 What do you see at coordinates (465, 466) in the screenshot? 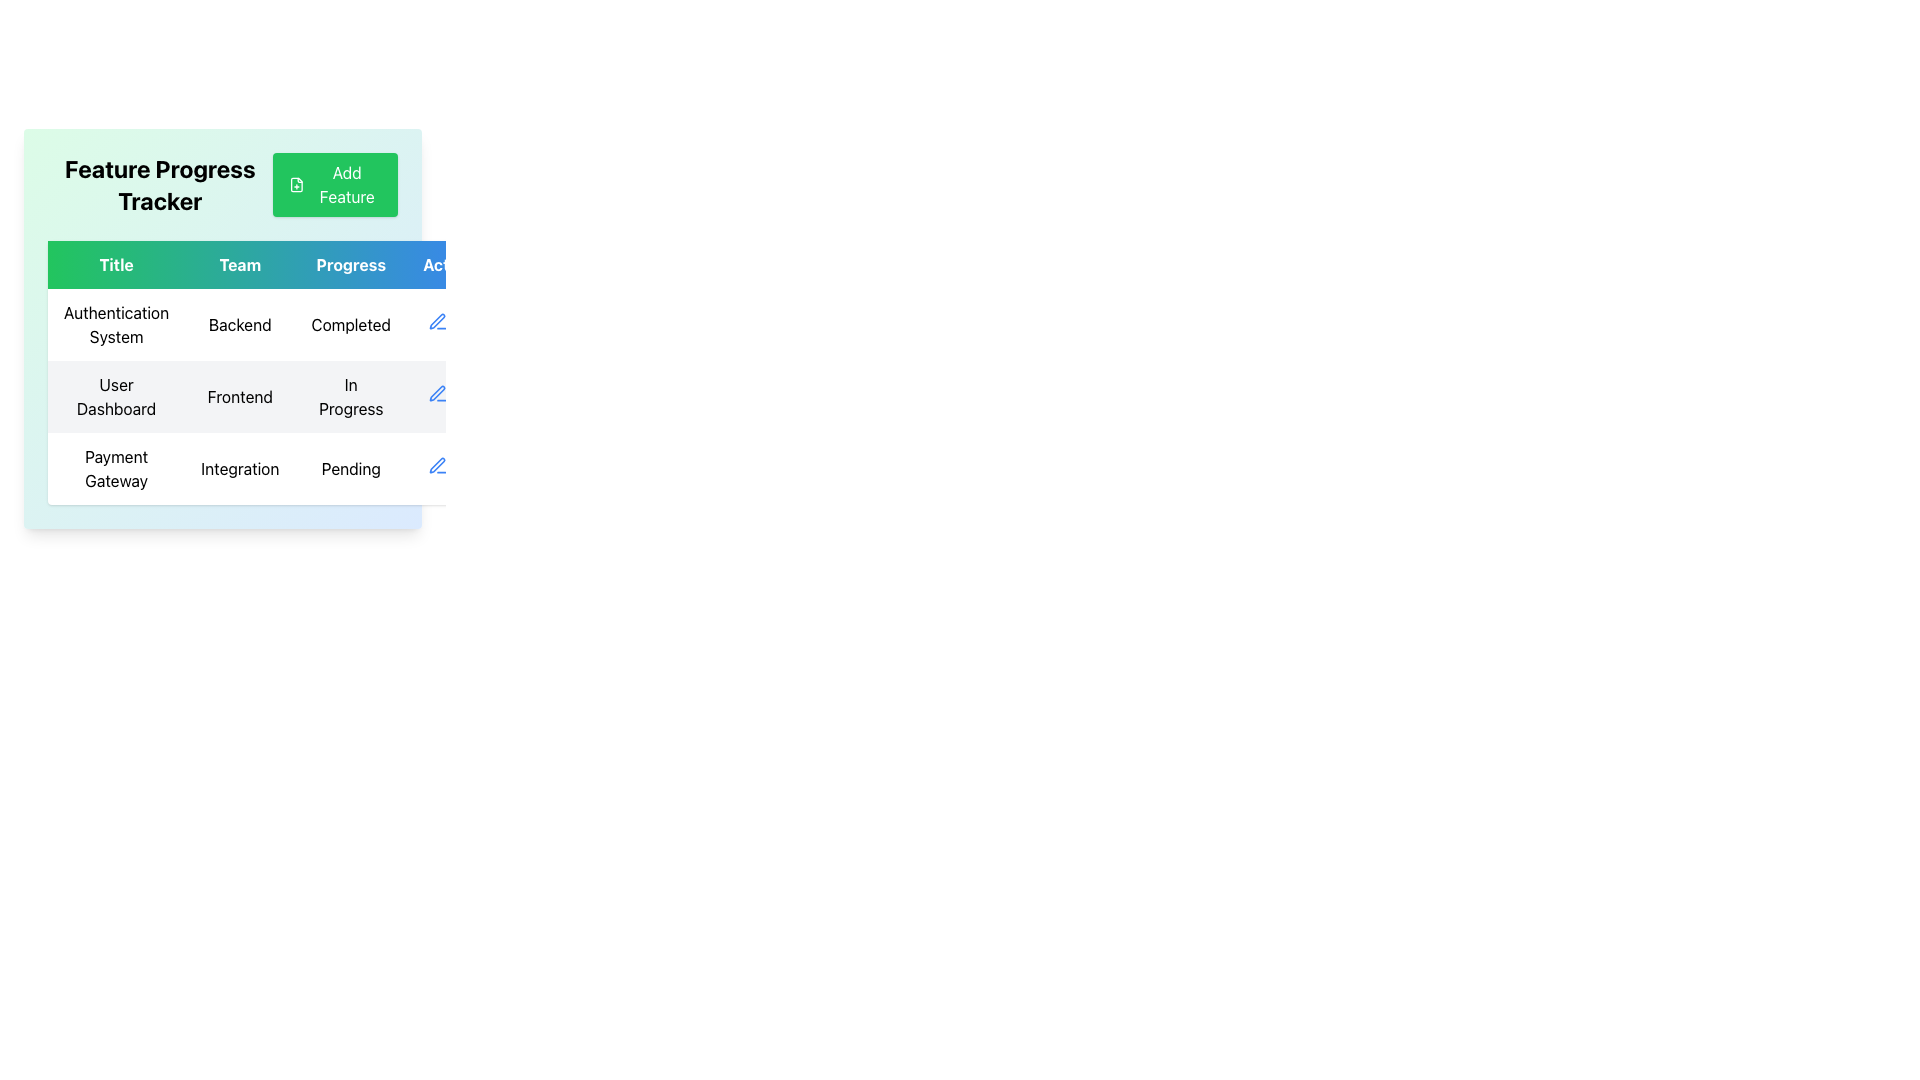
I see `the delete button located in the last row of the table under the 'Action' column, to the right of the 'Pending' progress status` at bounding box center [465, 466].